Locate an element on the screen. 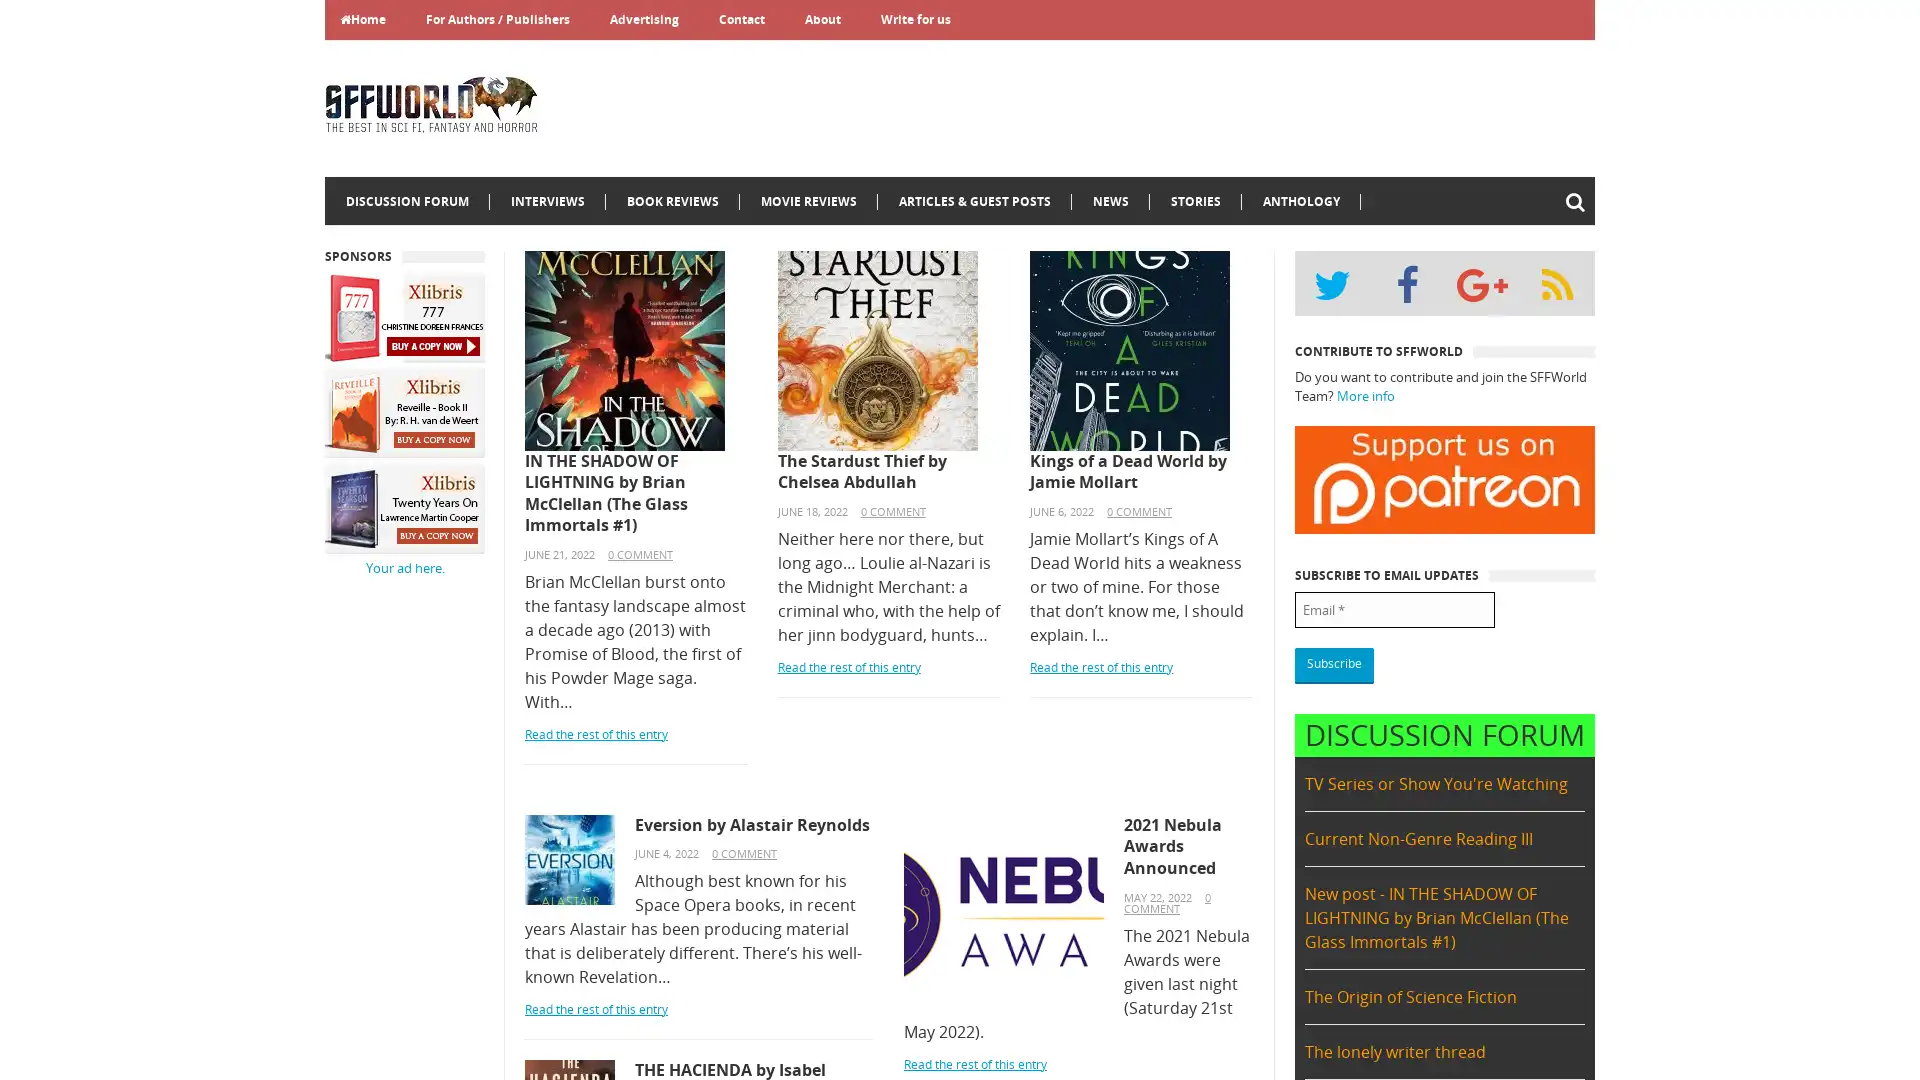 The height and width of the screenshot is (1080, 1920). Subscribe is located at coordinates (1334, 664).